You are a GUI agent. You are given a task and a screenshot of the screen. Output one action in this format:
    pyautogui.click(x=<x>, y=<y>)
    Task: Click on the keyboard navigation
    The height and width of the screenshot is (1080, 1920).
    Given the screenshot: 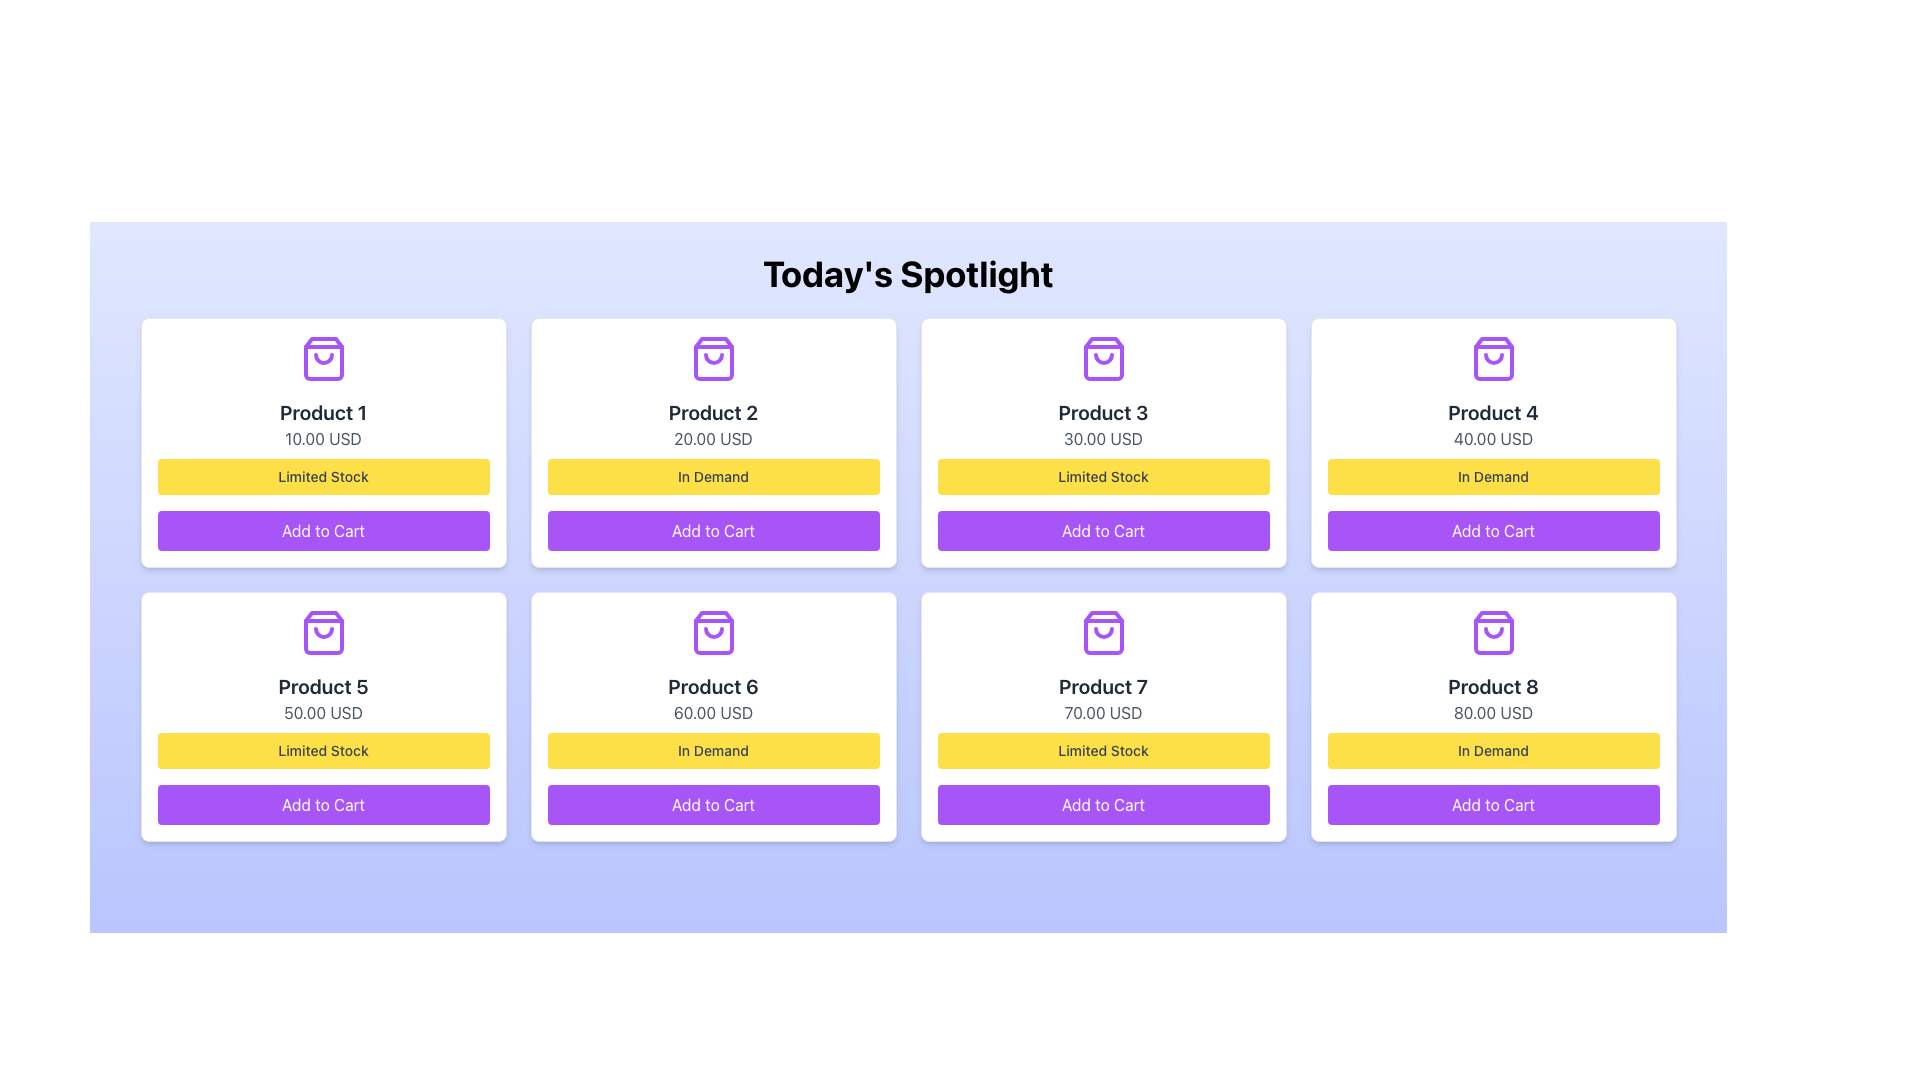 What is the action you would take?
    pyautogui.click(x=713, y=530)
    